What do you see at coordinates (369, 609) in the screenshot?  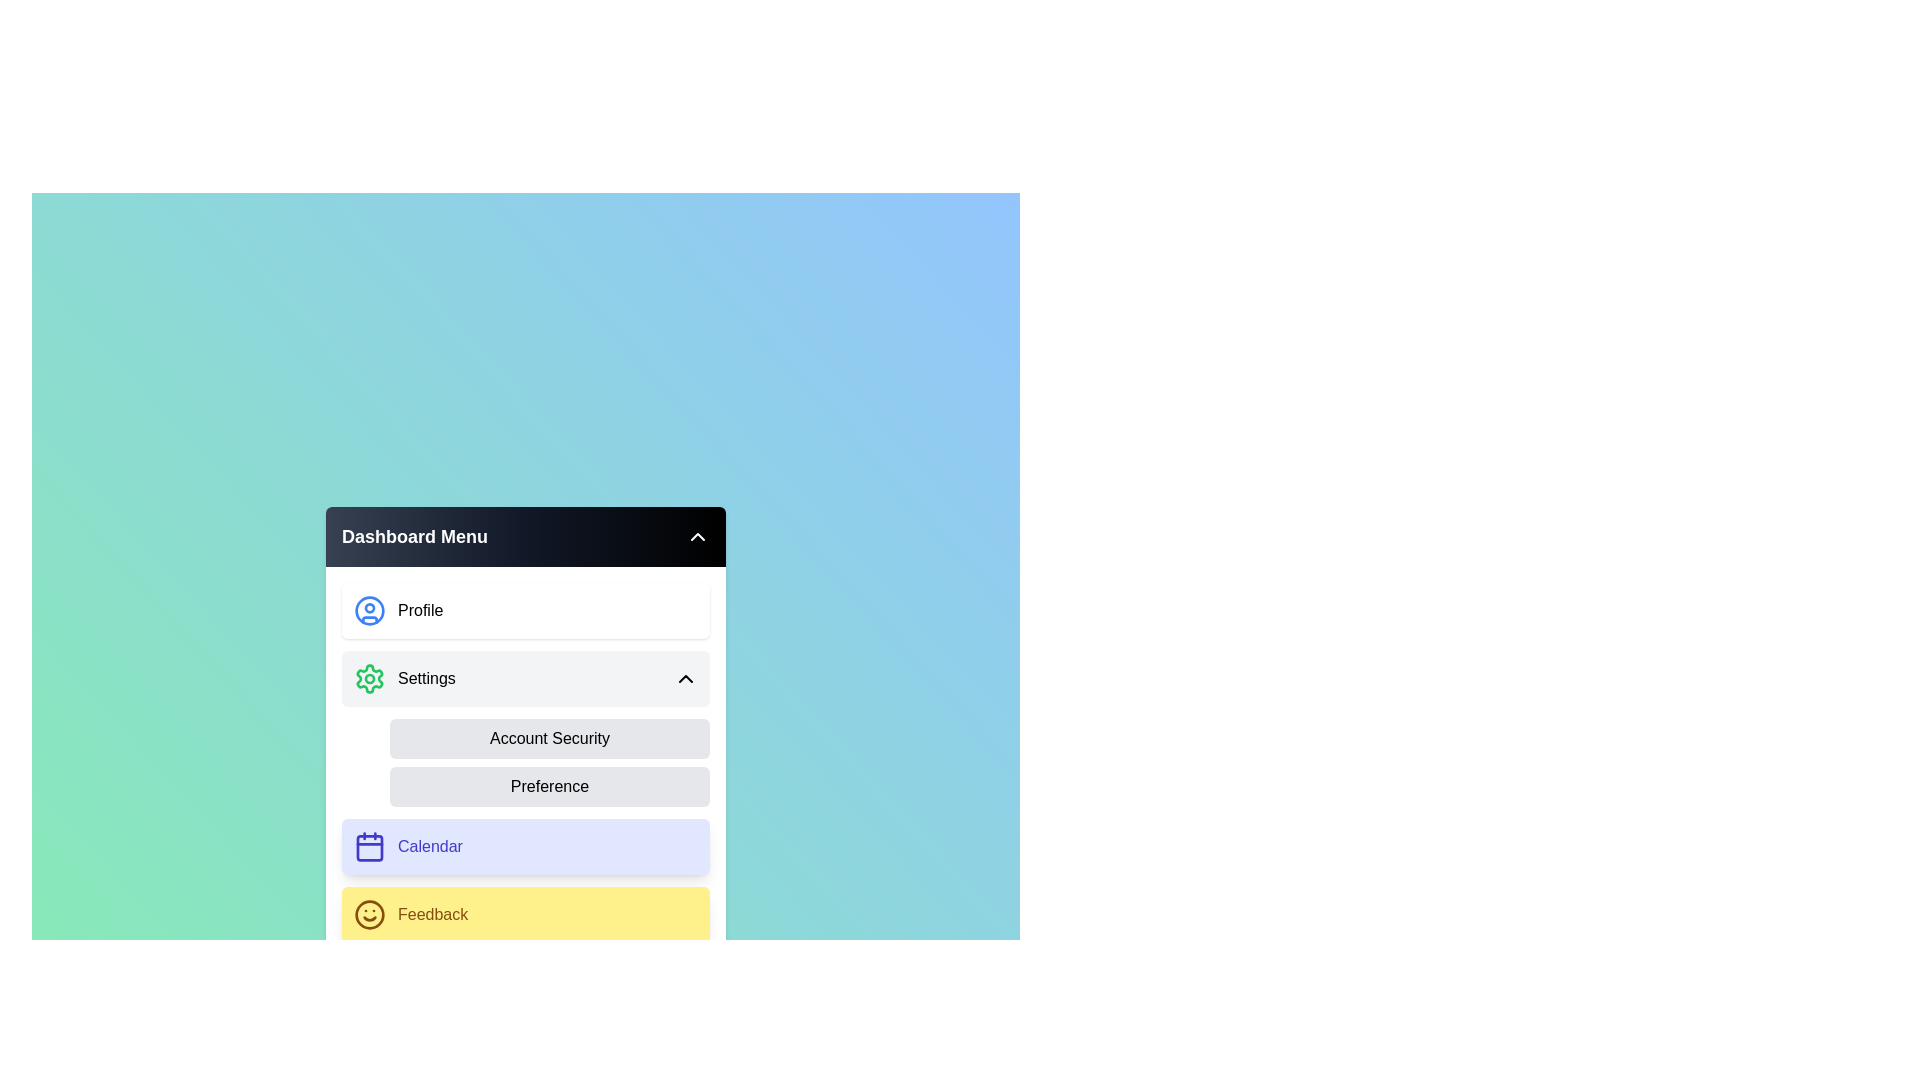 I see `the decorative icon representing the 'Profile' section in the dashboard menu, which is located to the left of the text 'Profile'` at bounding box center [369, 609].